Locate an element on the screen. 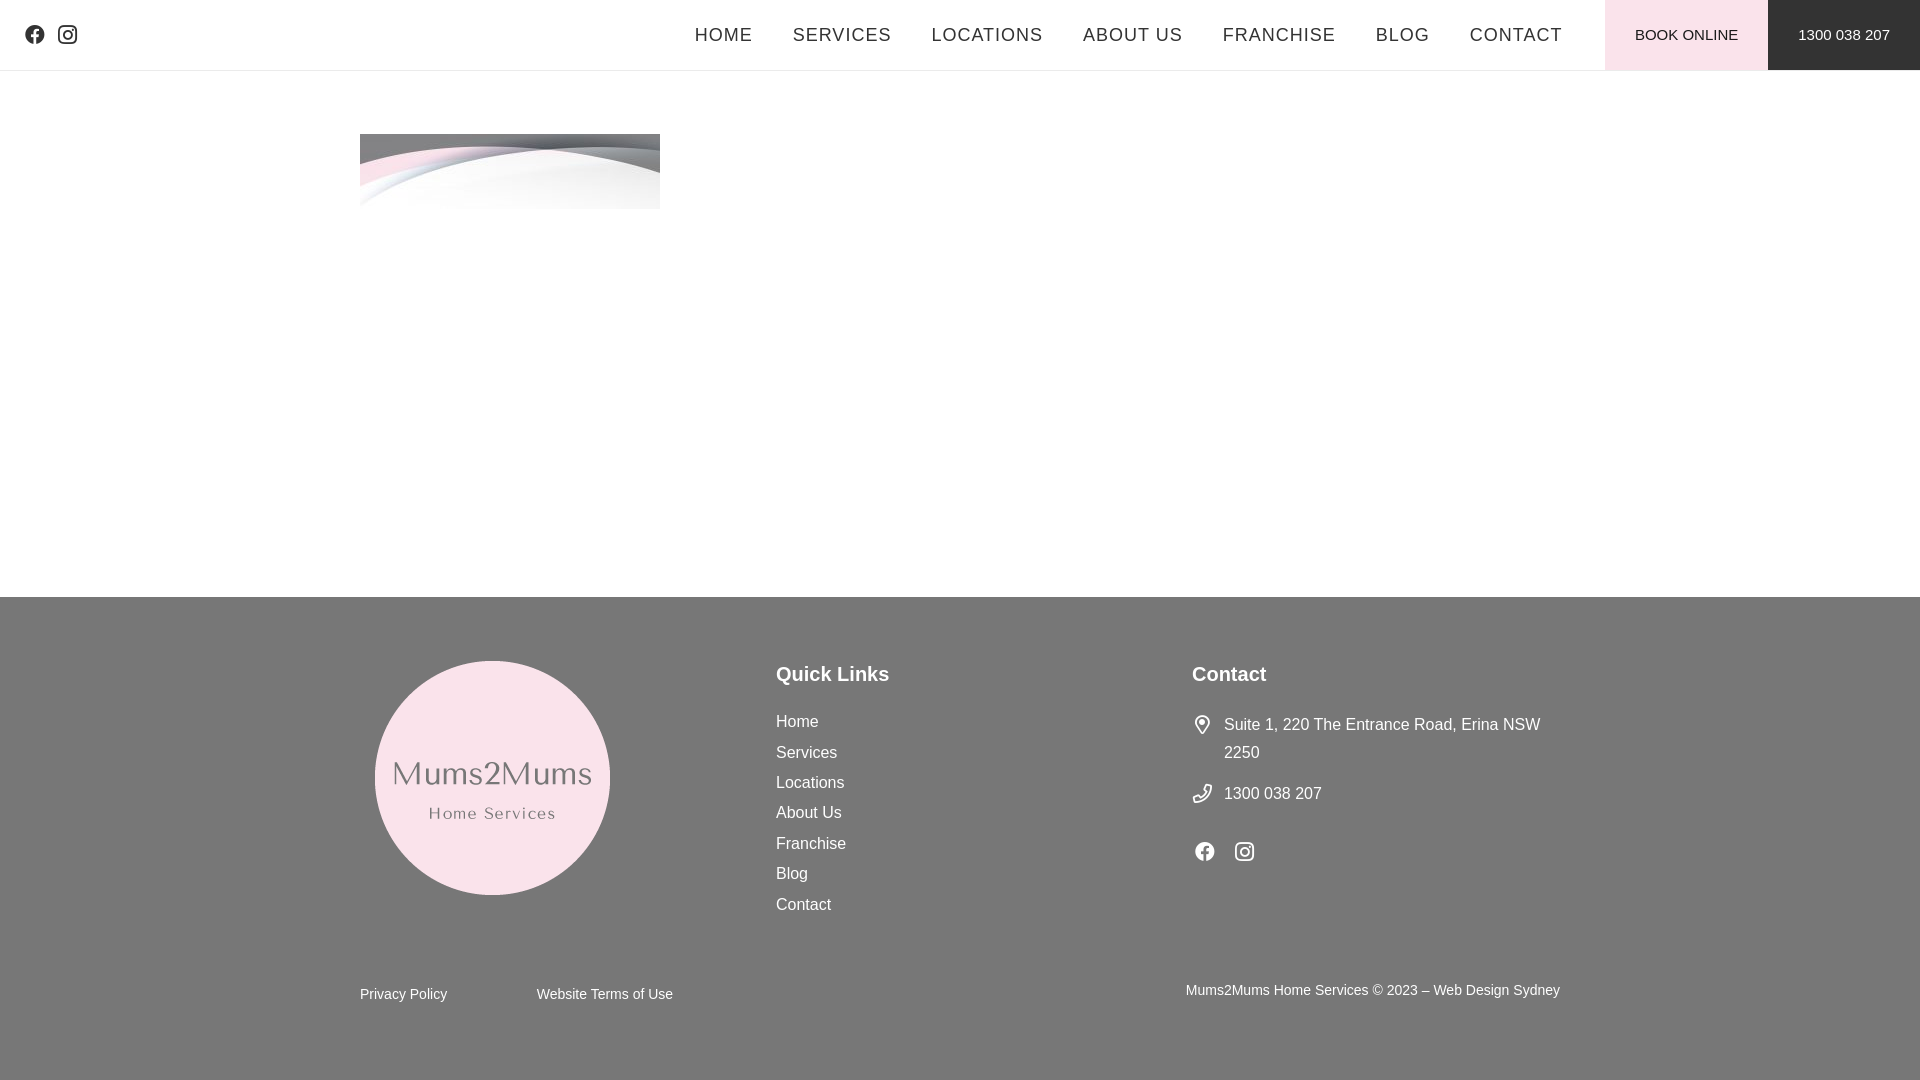 The width and height of the screenshot is (1920, 1080). 'BLOG' is located at coordinates (1401, 34).